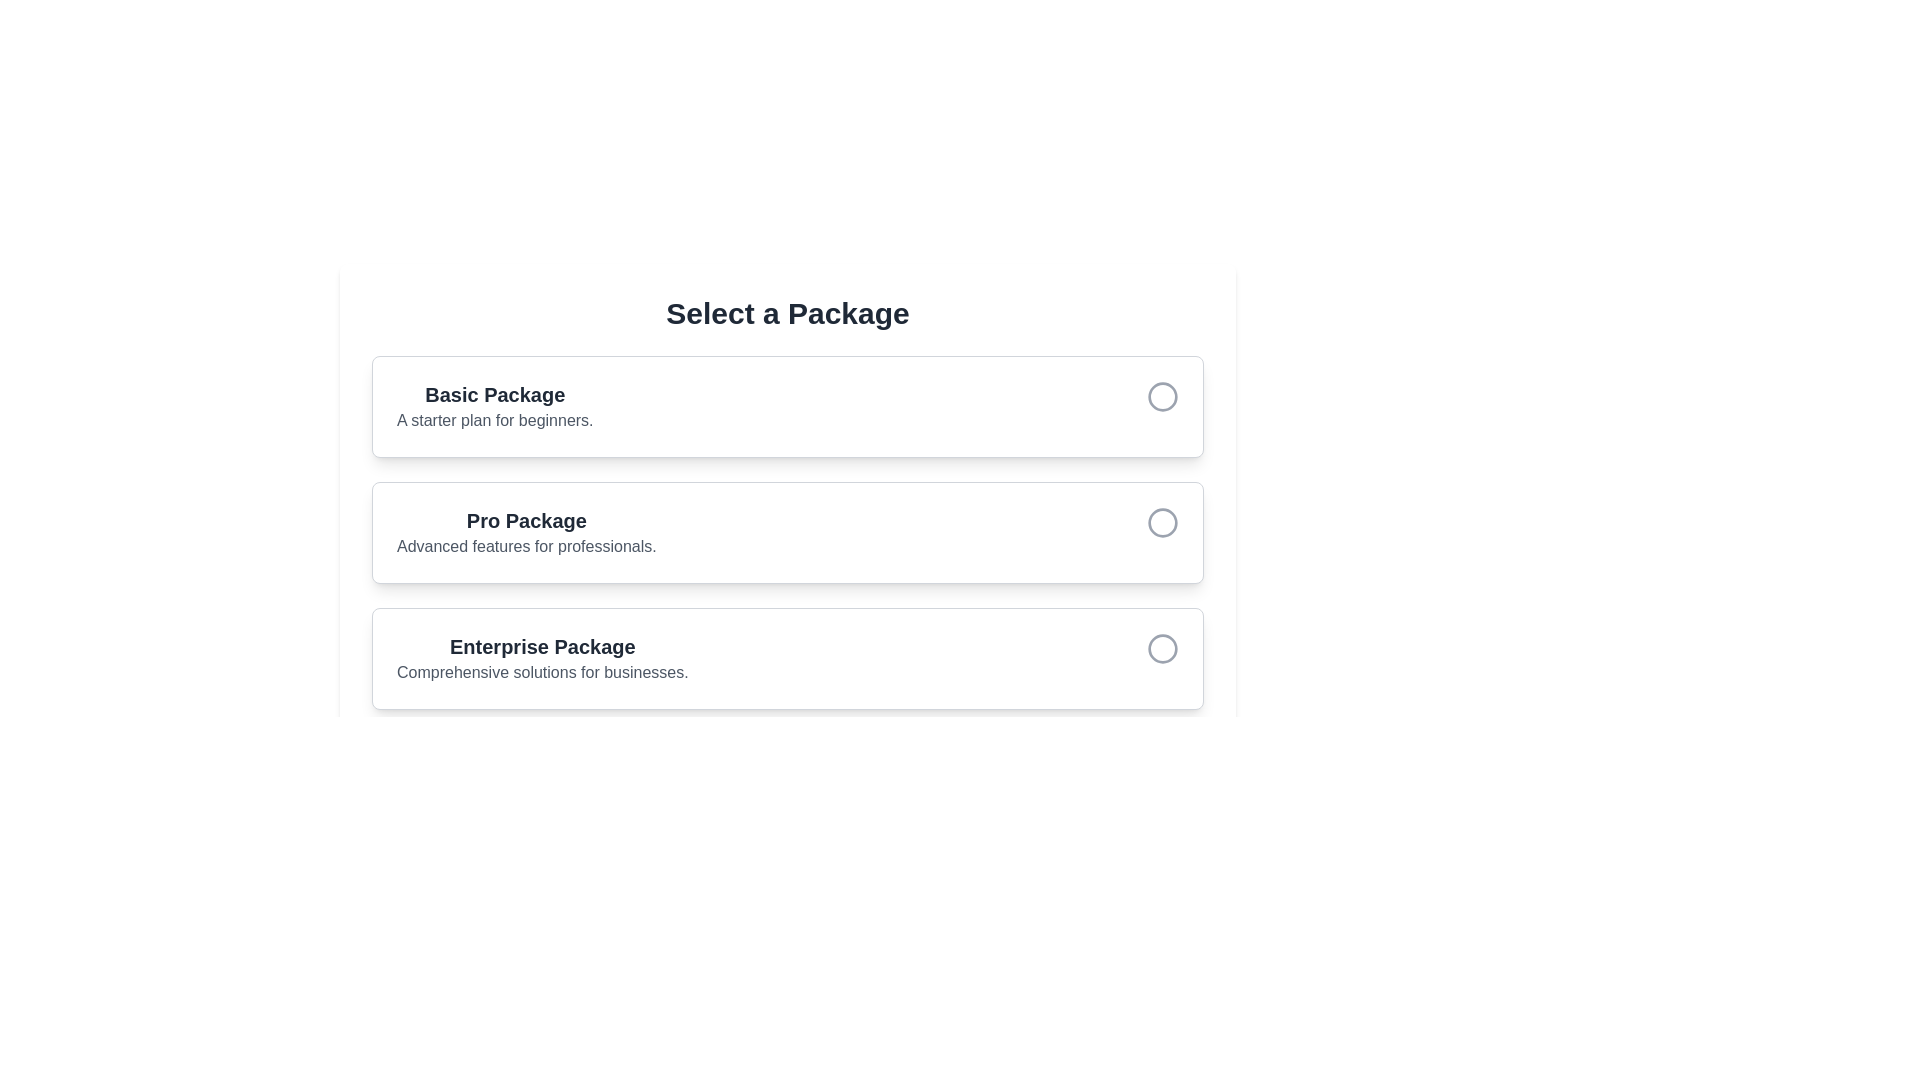 Image resolution: width=1920 pixels, height=1080 pixels. I want to click on the 'Basic Package' text block which is the first option in the 'Select a Package' section, featuring bold text and a description below, so click(495, 406).